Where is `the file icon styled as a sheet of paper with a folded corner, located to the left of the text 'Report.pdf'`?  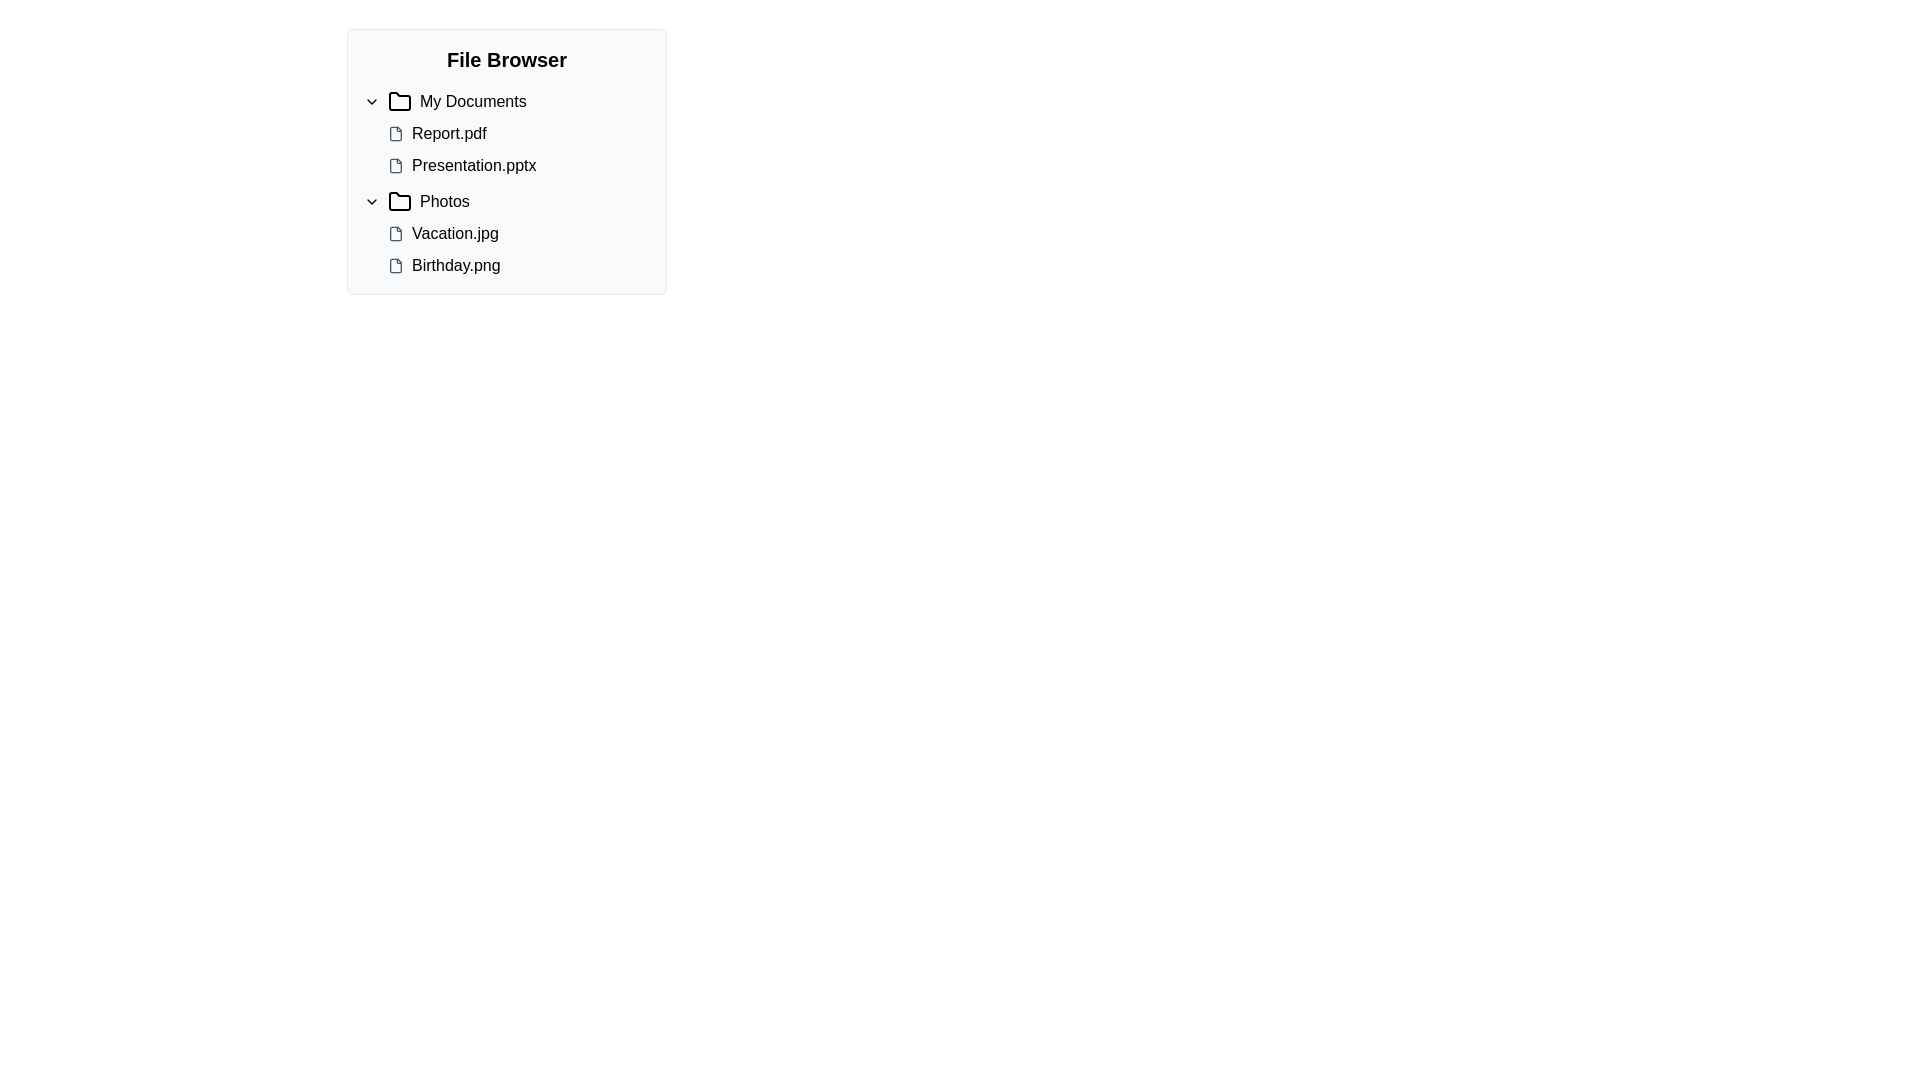
the file icon styled as a sheet of paper with a folded corner, located to the left of the text 'Report.pdf' is located at coordinates (395, 134).